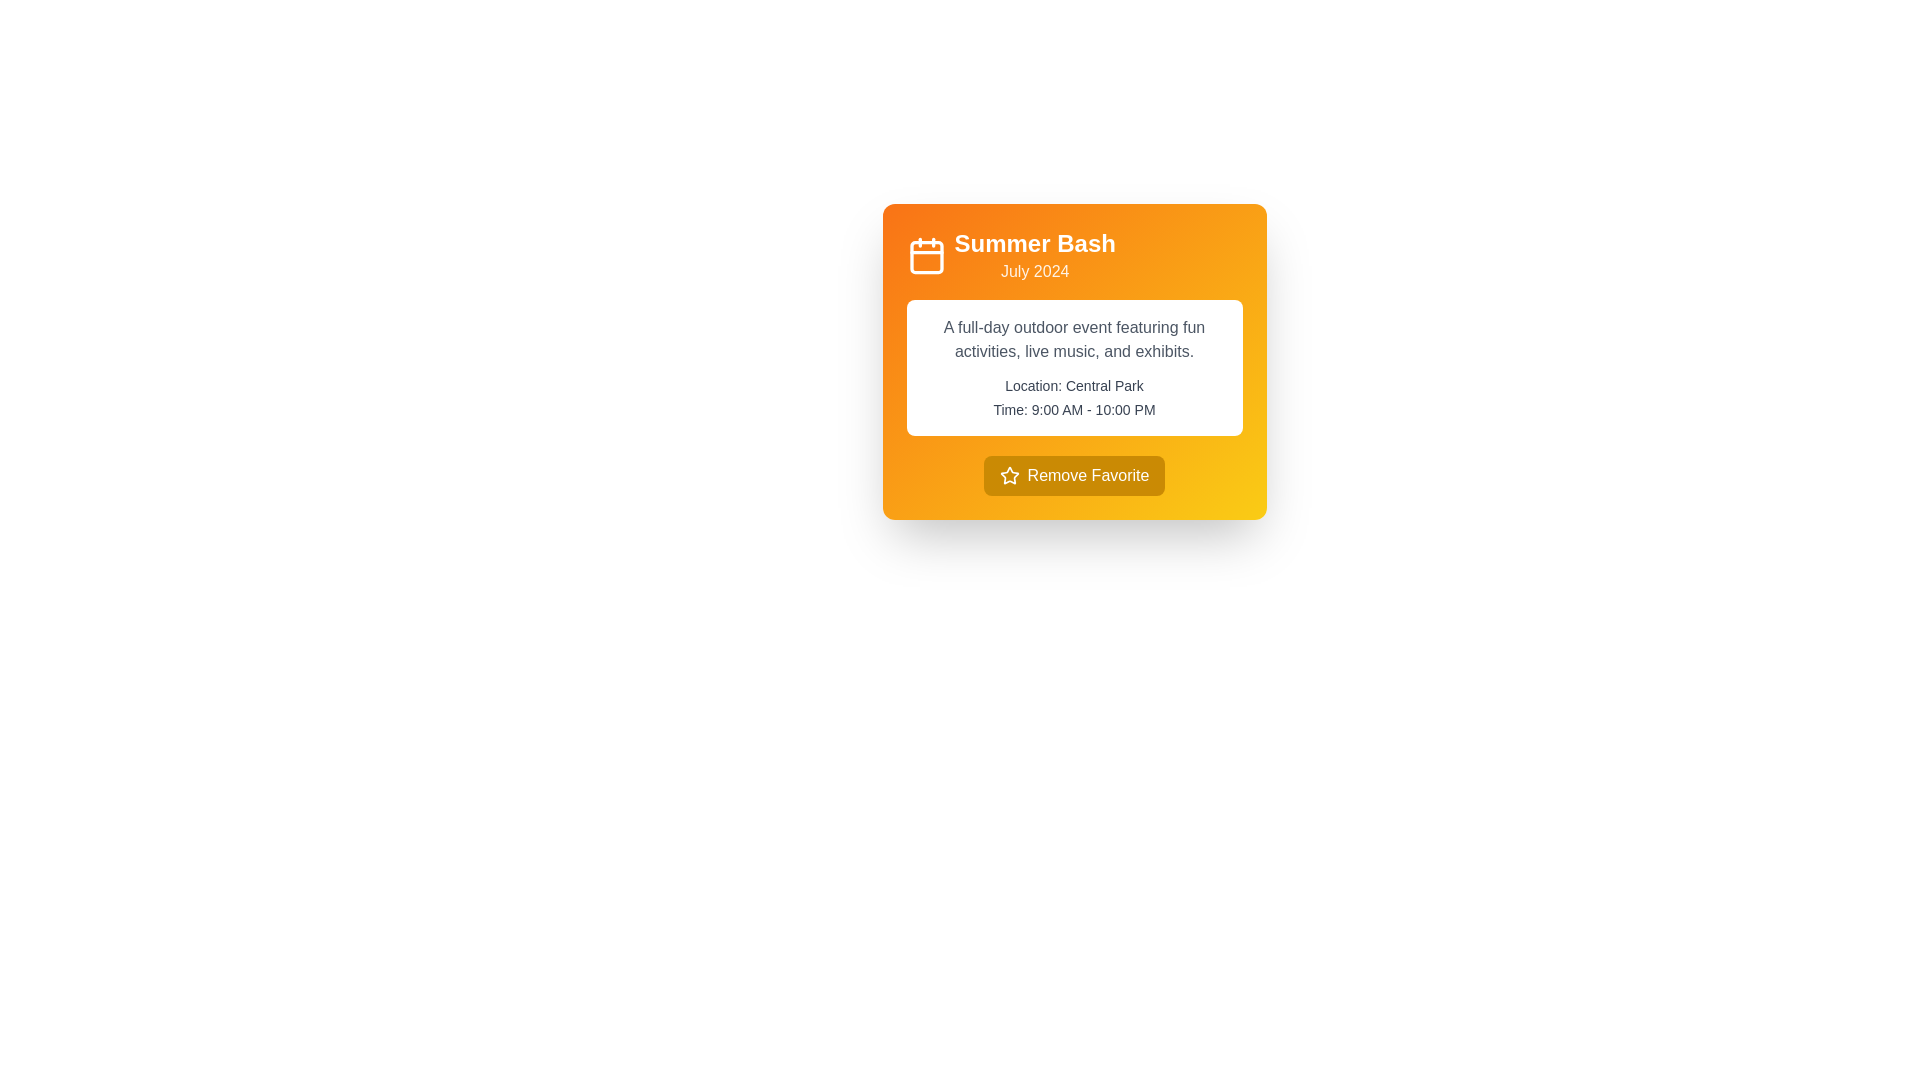  I want to click on event's title and date displayed in the text block located at the top of the event card, adjacent to the calendar icon, so click(1073, 254).